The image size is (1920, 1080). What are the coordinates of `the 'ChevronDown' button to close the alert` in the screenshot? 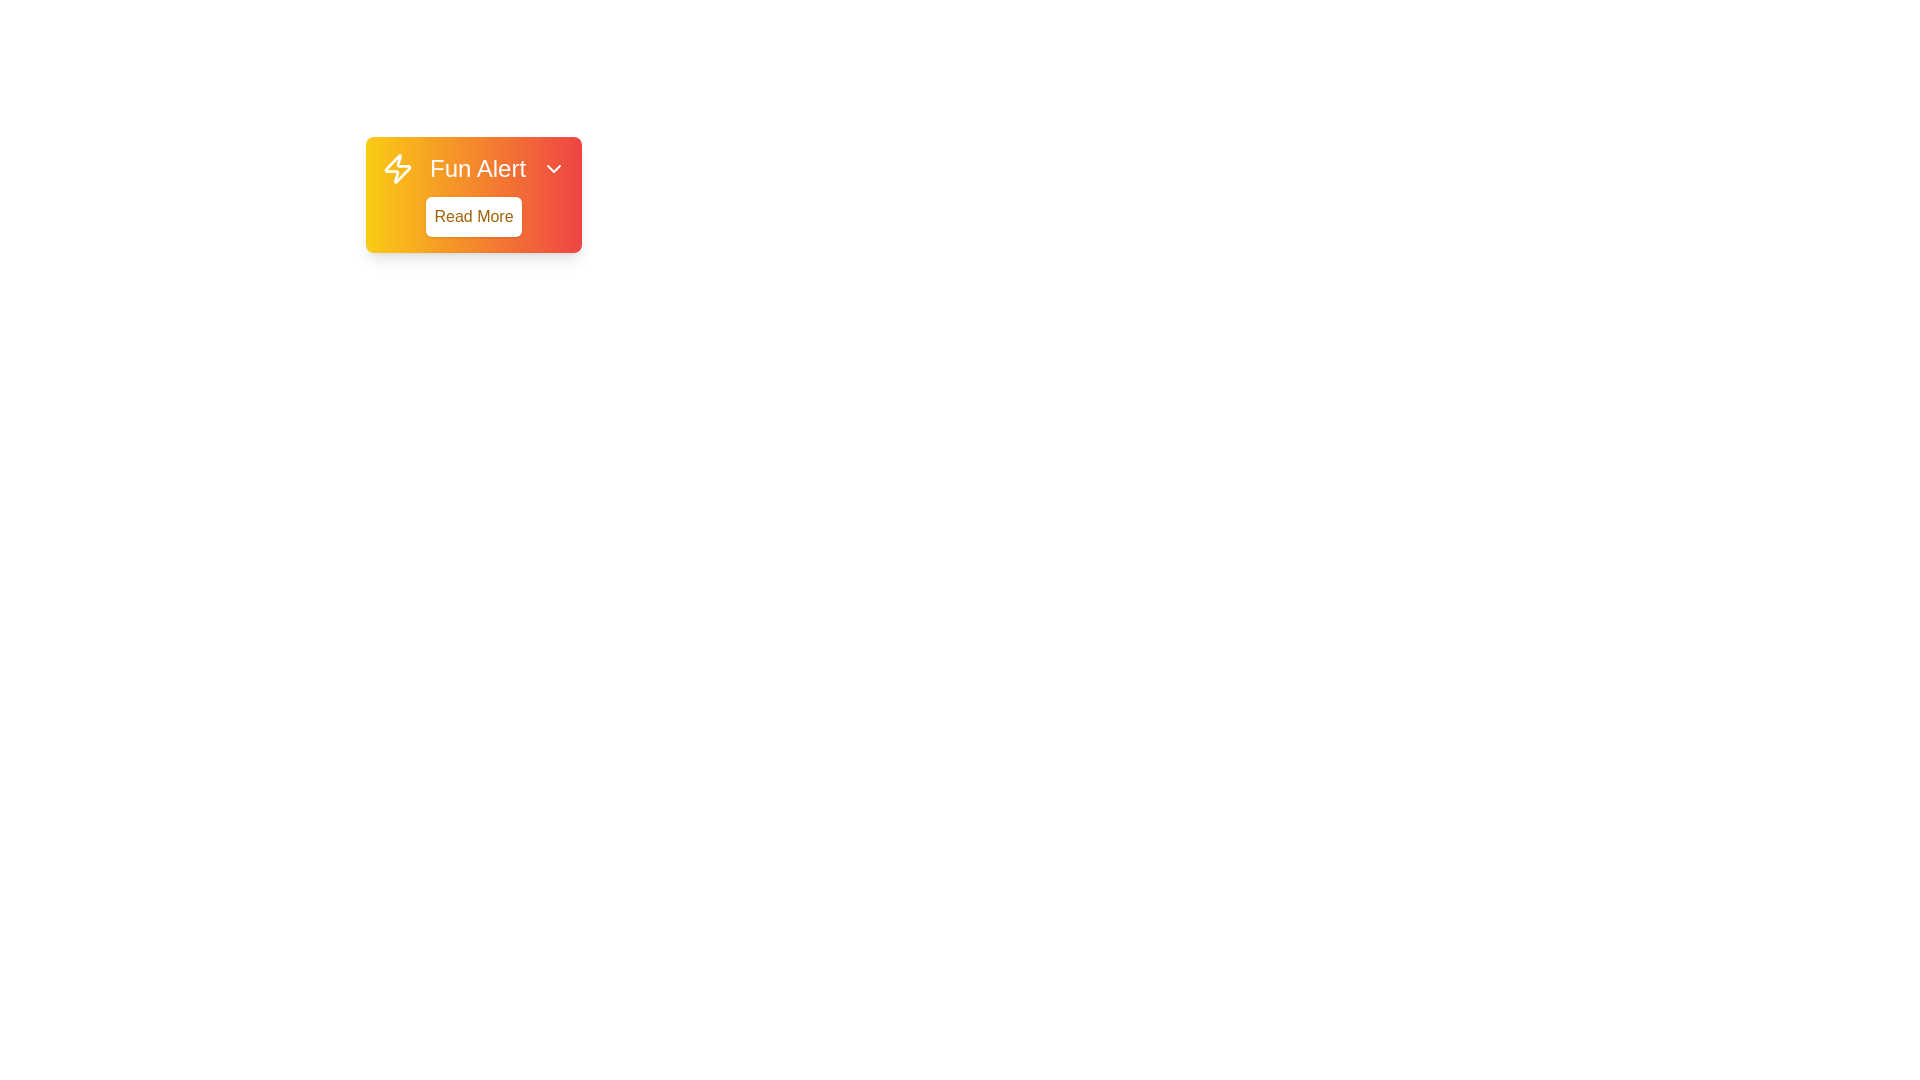 It's located at (554, 168).